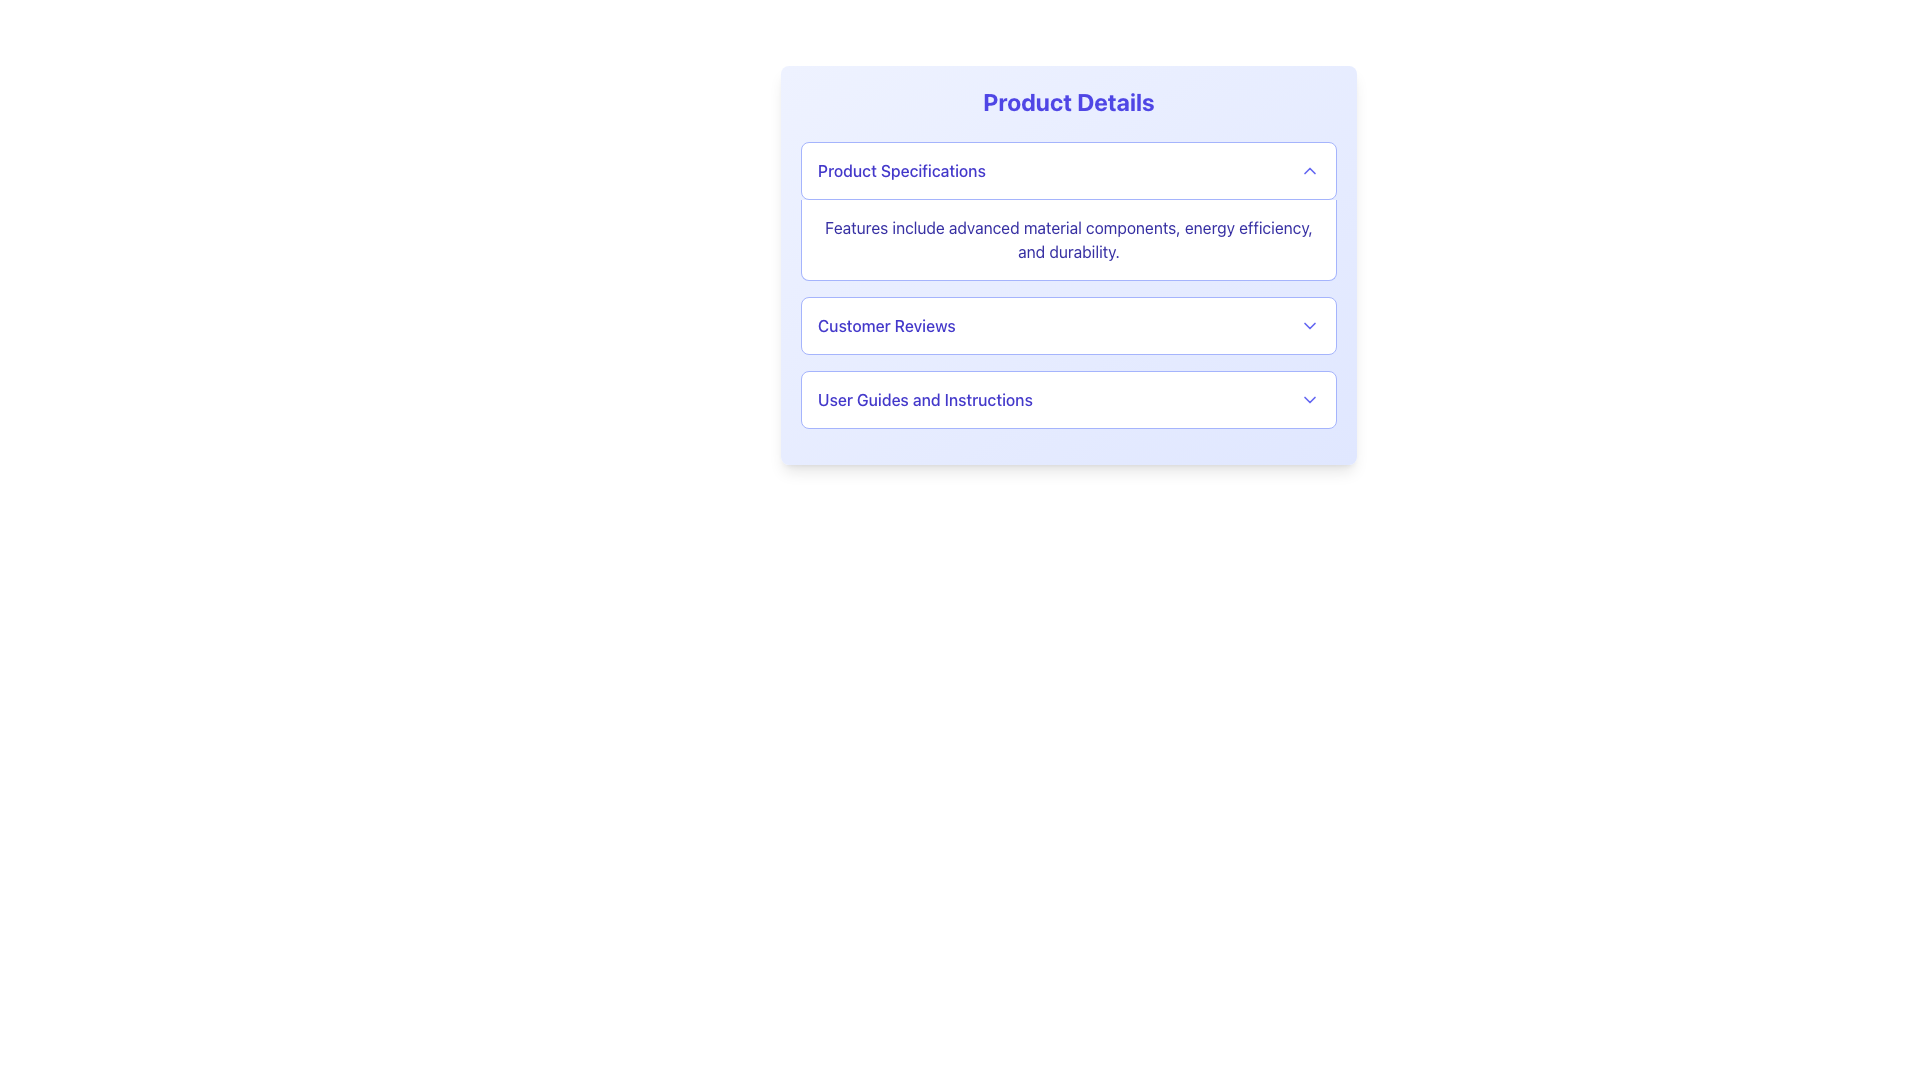 This screenshot has width=1920, height=1080. Describe the element at coordinates (1068, 239) in the screenshot. I see `informational text block located beneath the 'Product Specifications' label, which details the product's features such as material components, energy efficiency, and durability` at that location.